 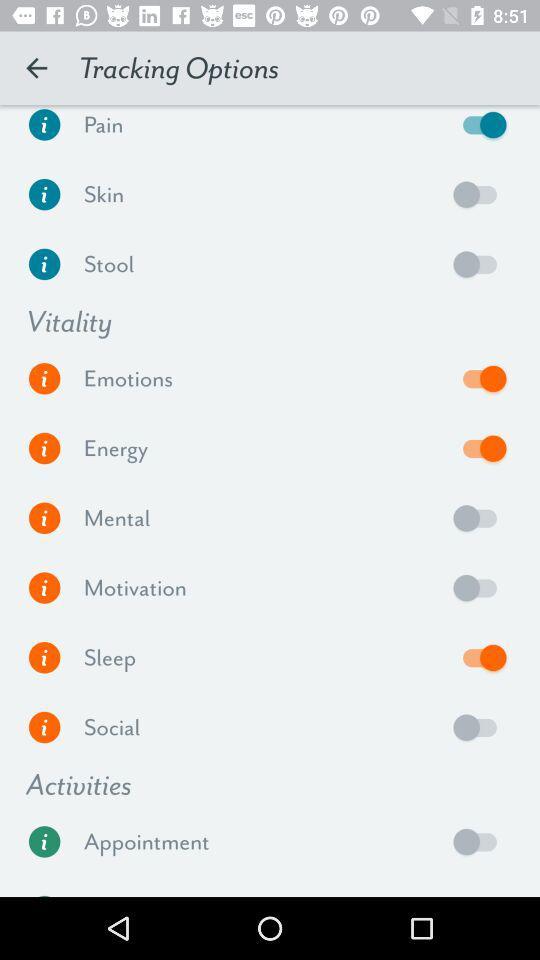 I want to click on more info on sleep, so click(x=44, y=656).